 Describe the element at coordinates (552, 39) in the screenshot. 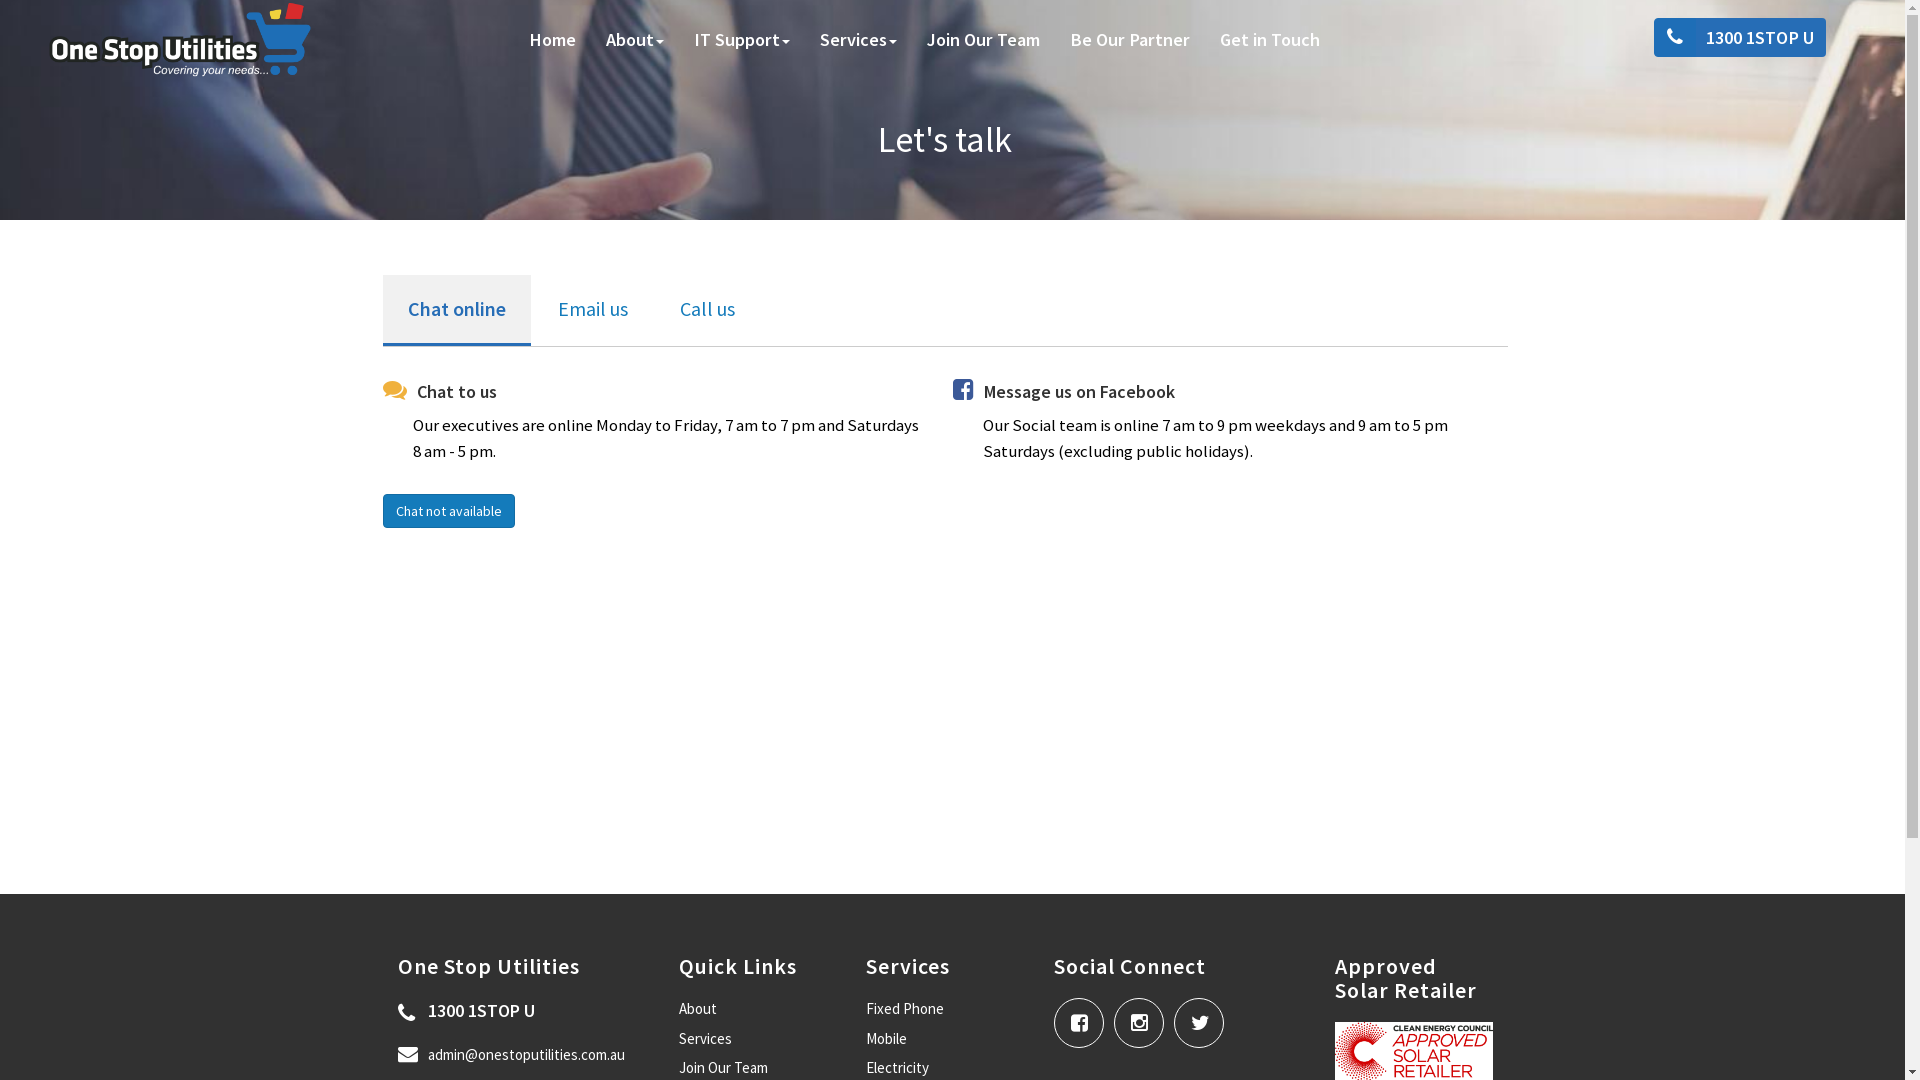

I see `'Home'` at that location.